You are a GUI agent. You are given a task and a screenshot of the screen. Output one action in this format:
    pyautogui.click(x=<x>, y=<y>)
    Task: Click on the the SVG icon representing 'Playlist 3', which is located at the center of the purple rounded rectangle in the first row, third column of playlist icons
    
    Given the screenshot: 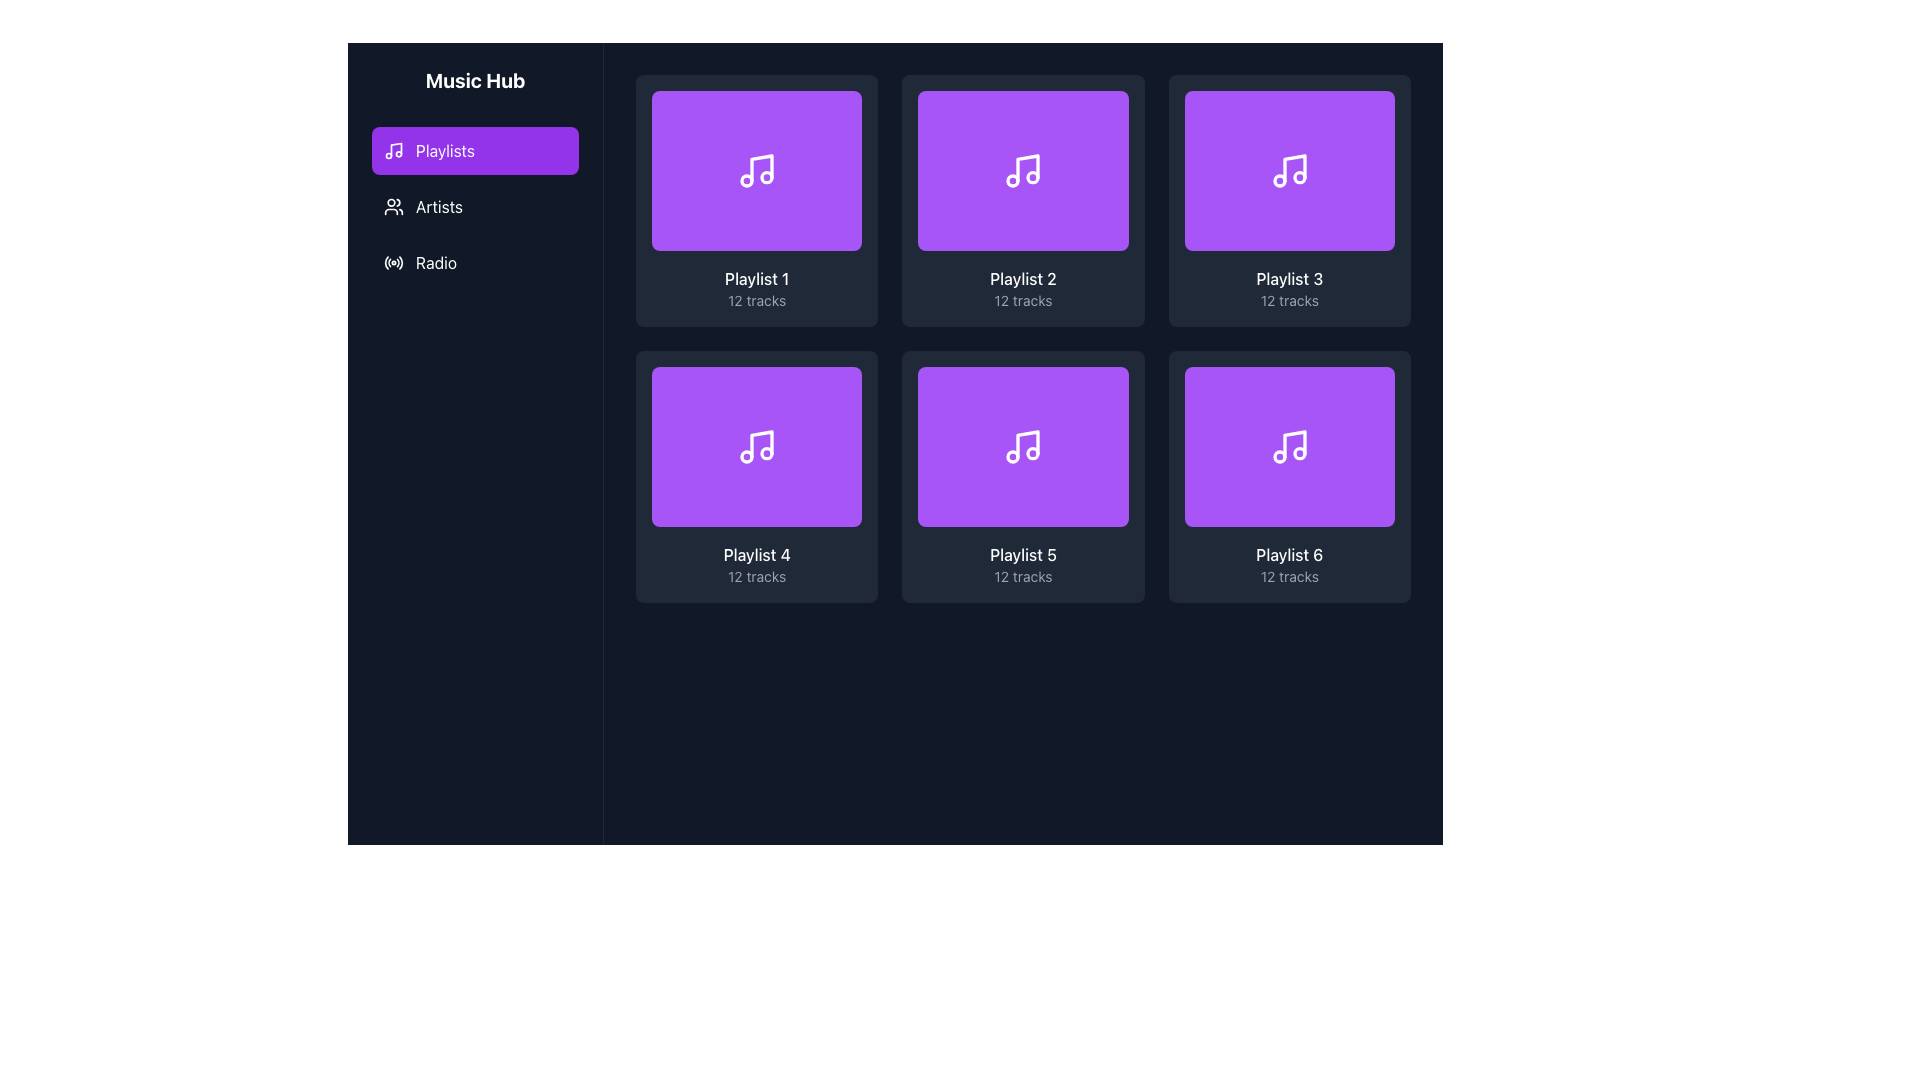 What is the action you would take?
    pyautogui.click(x=1289, y=169)
    